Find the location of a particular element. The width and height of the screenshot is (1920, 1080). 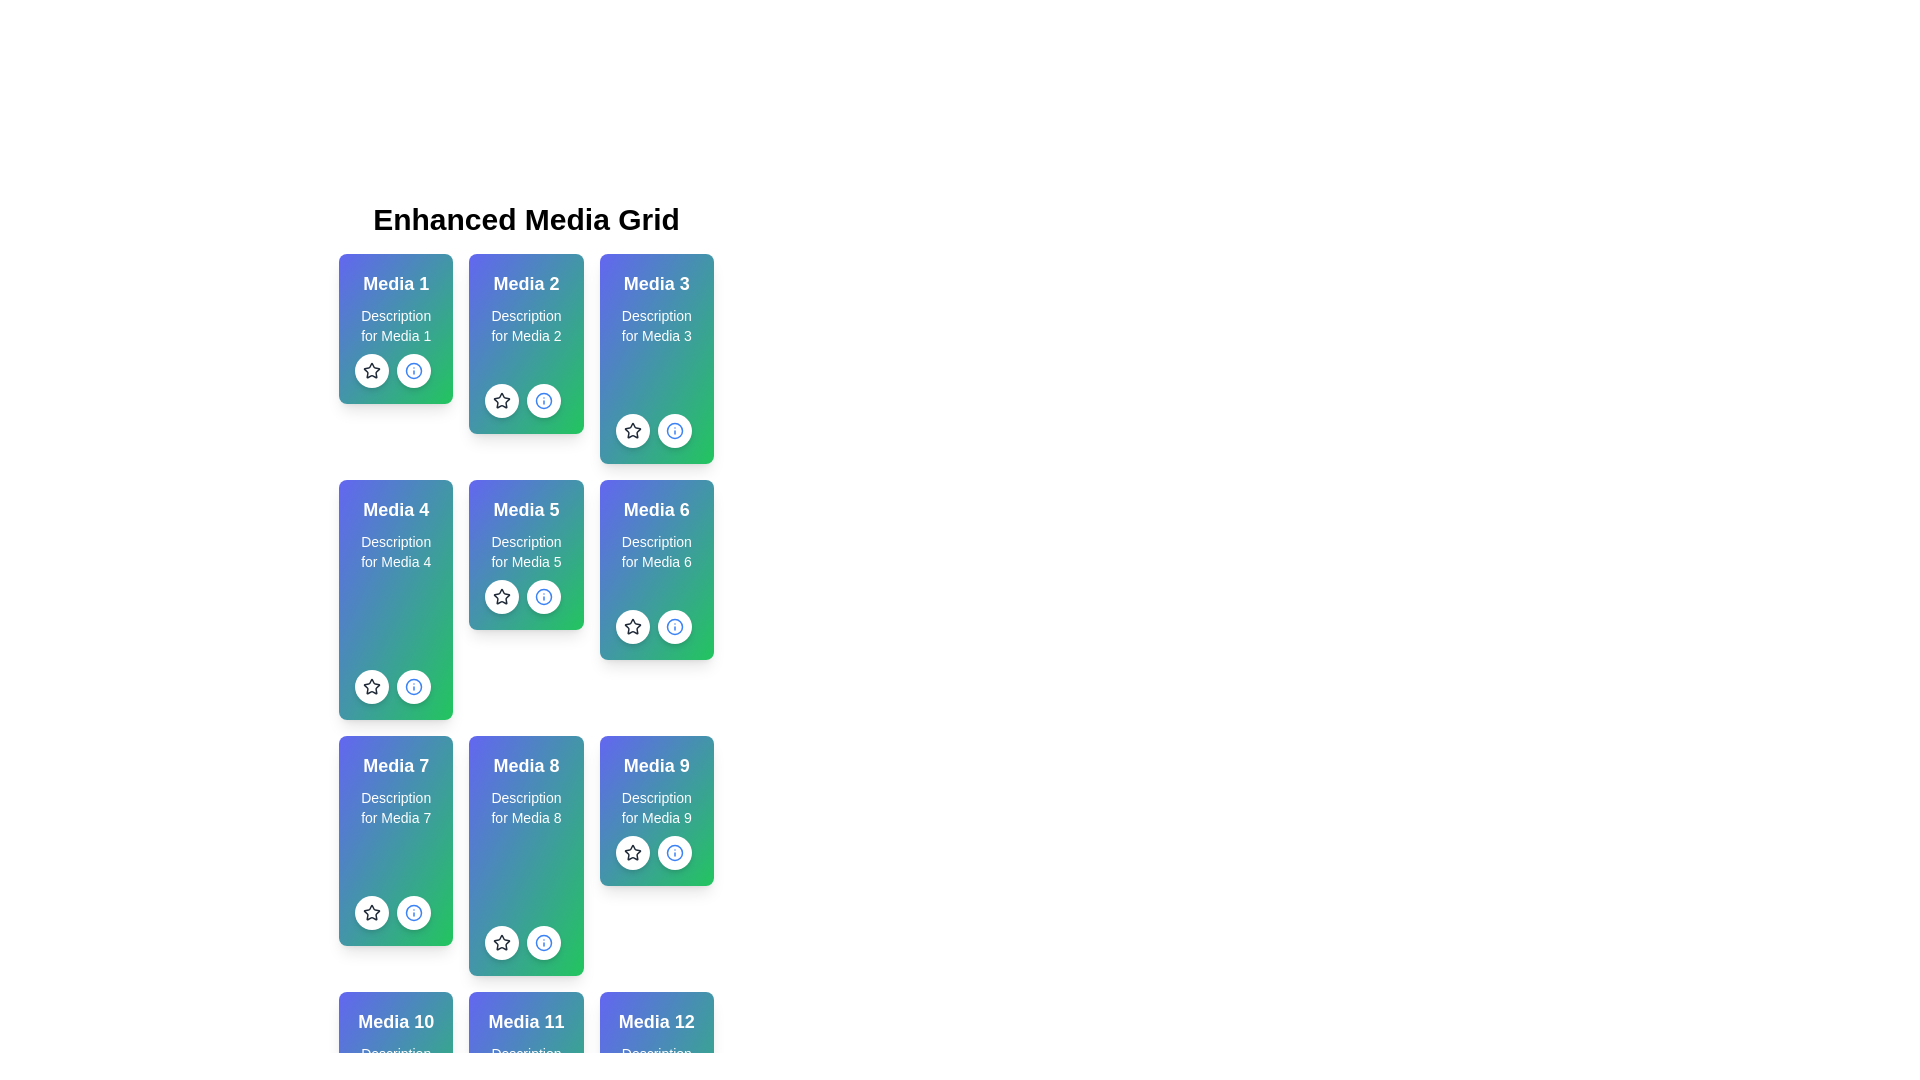

the favorite button located at the bottom-left corner of the 'Media 7' card is located at coordinates (372, 913).